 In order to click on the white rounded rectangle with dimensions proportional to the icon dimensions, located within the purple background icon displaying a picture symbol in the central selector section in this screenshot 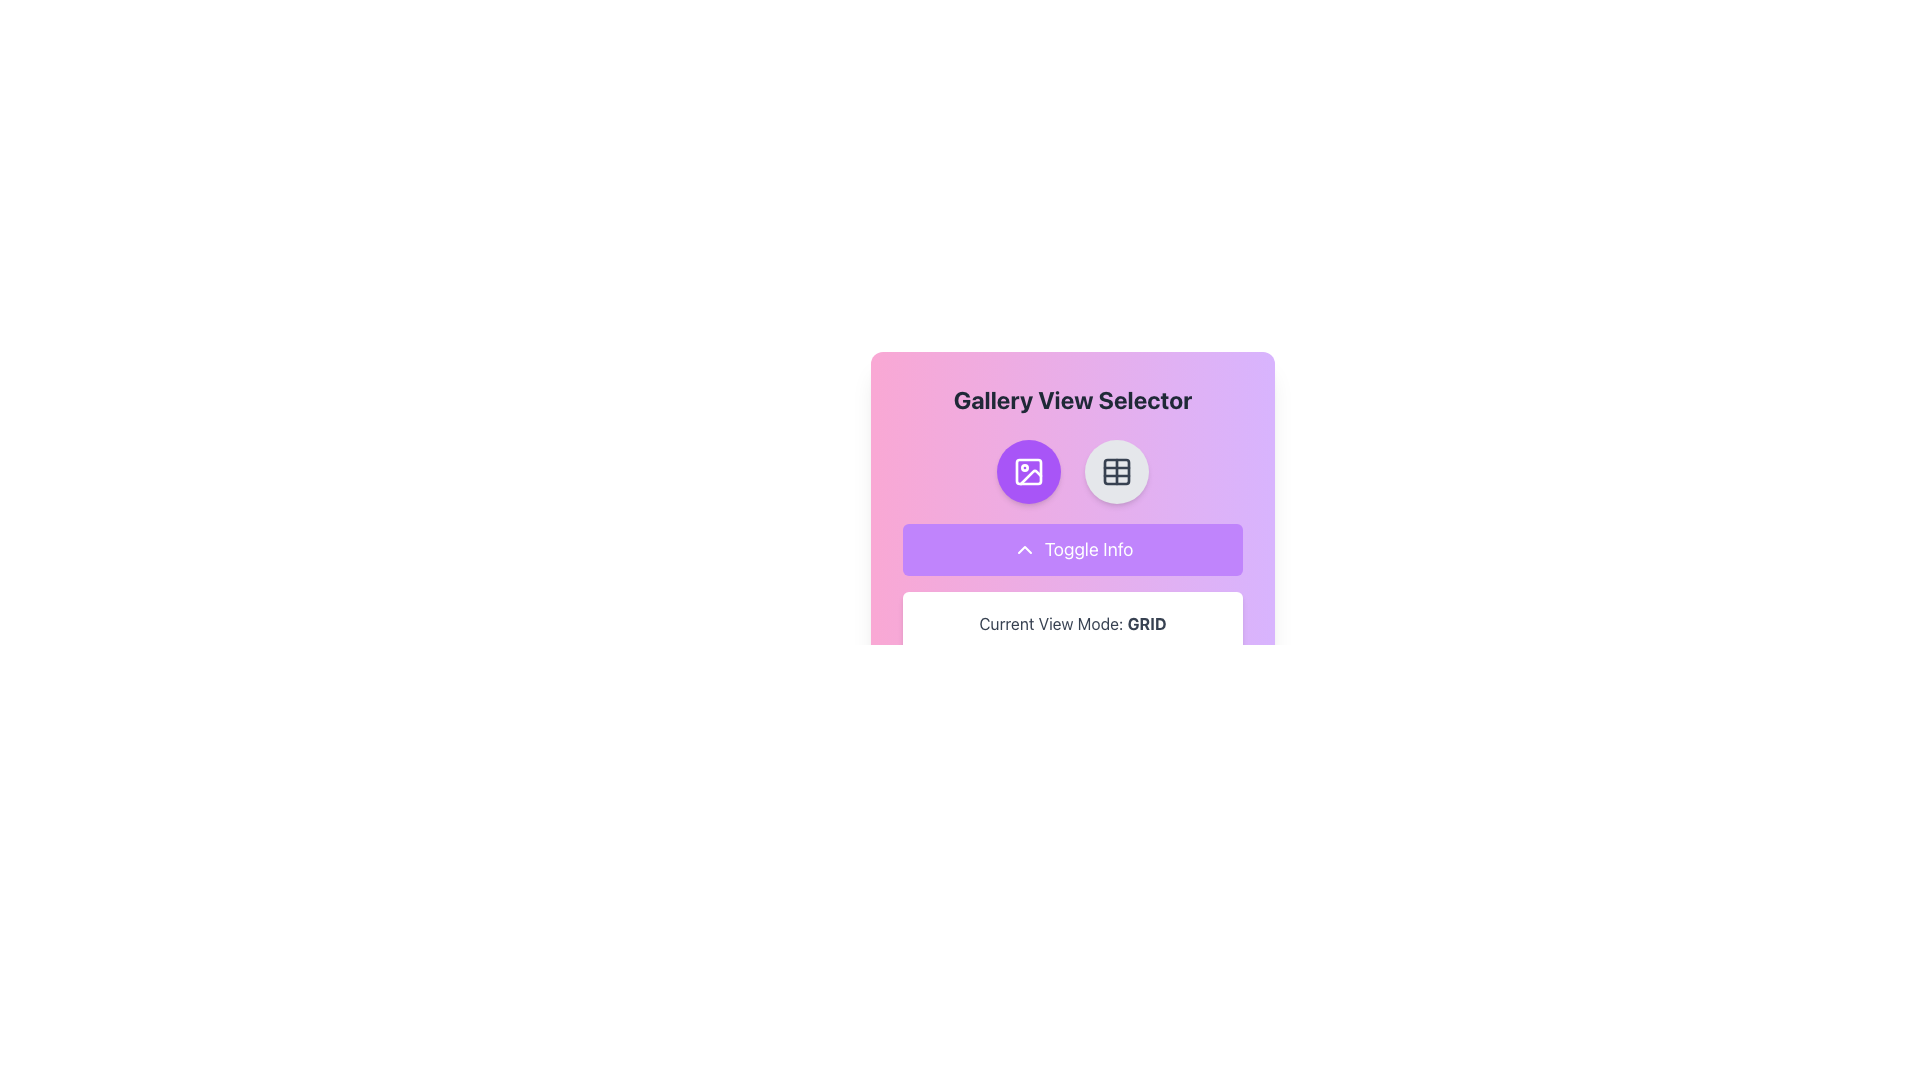, I will do `click(1028, 471)`.